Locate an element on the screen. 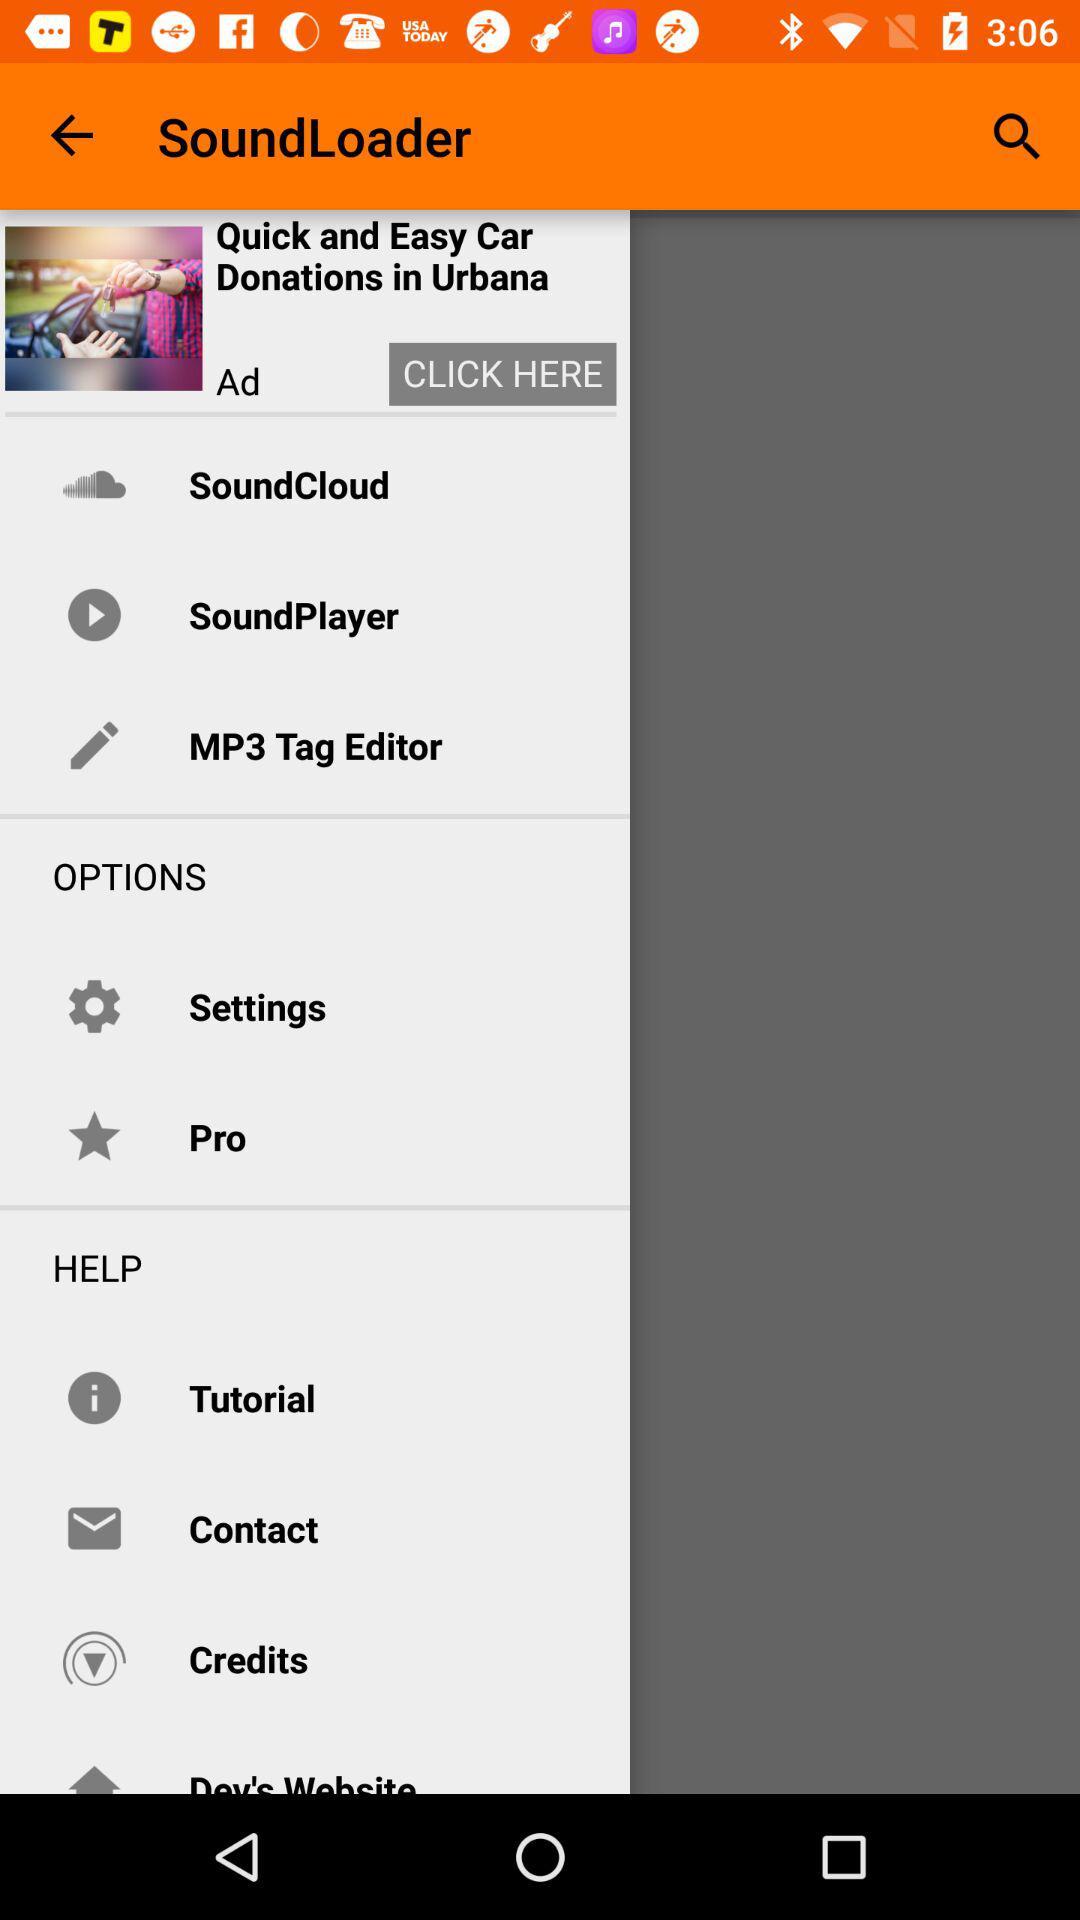  the options item is located at coordinates (103, 875).